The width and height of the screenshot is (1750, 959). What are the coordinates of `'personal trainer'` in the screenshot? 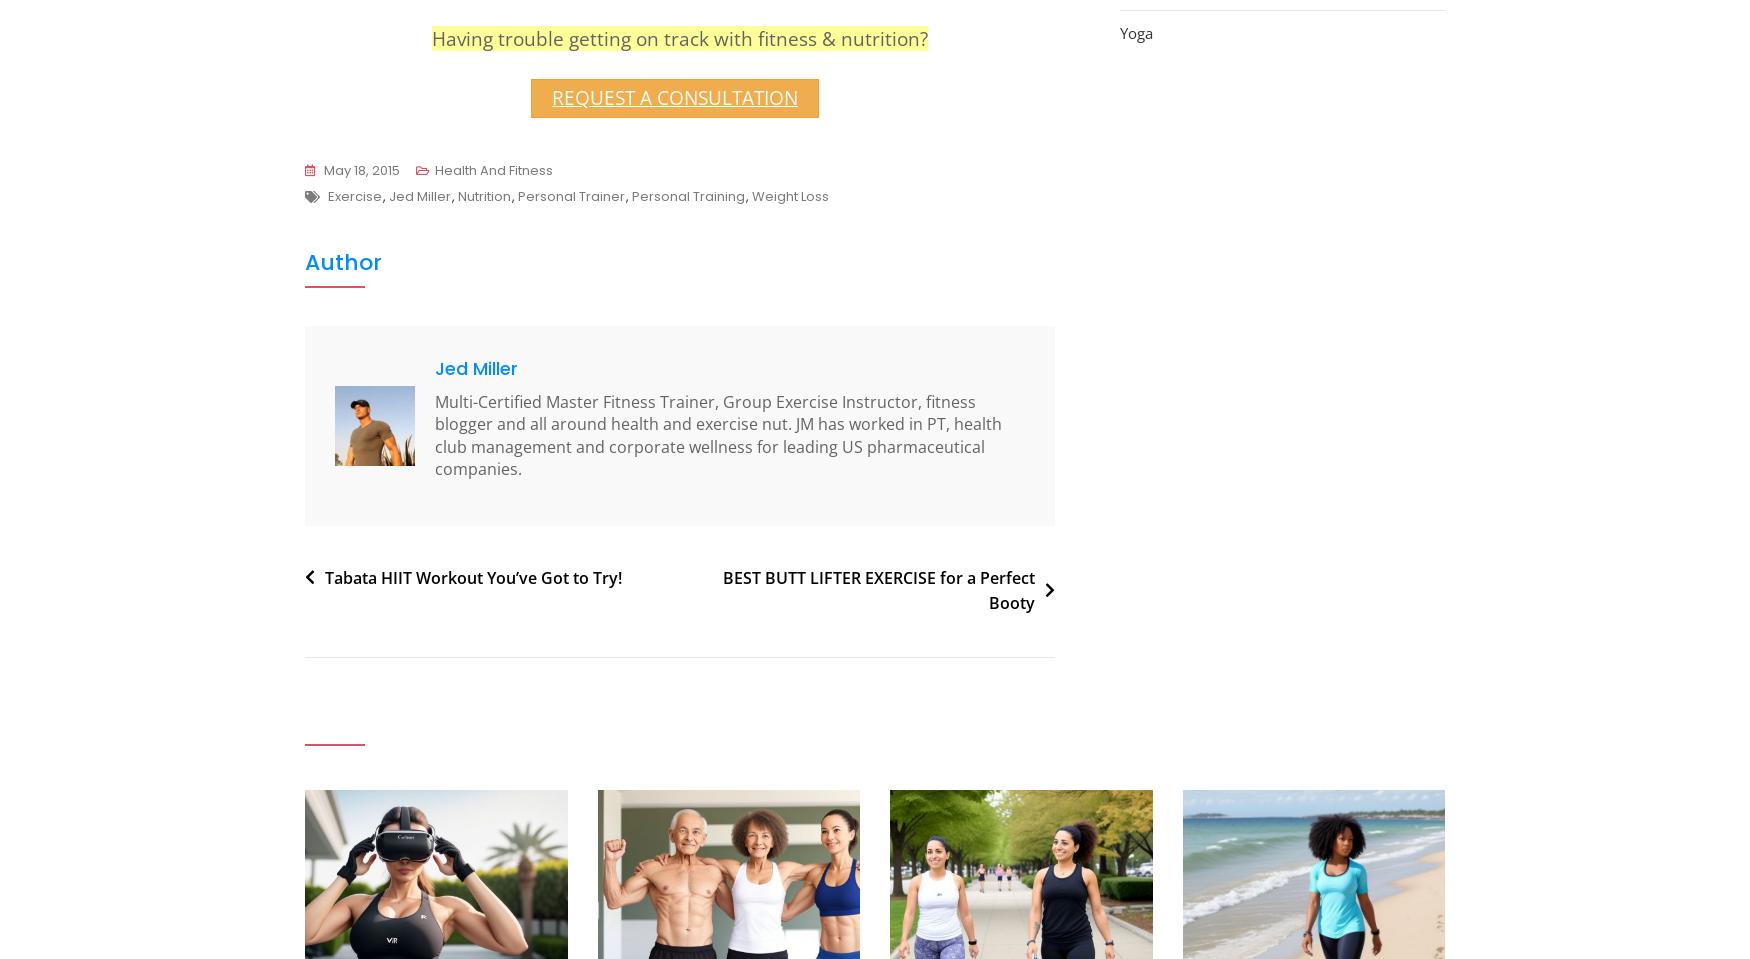 It's located at (571, 194).